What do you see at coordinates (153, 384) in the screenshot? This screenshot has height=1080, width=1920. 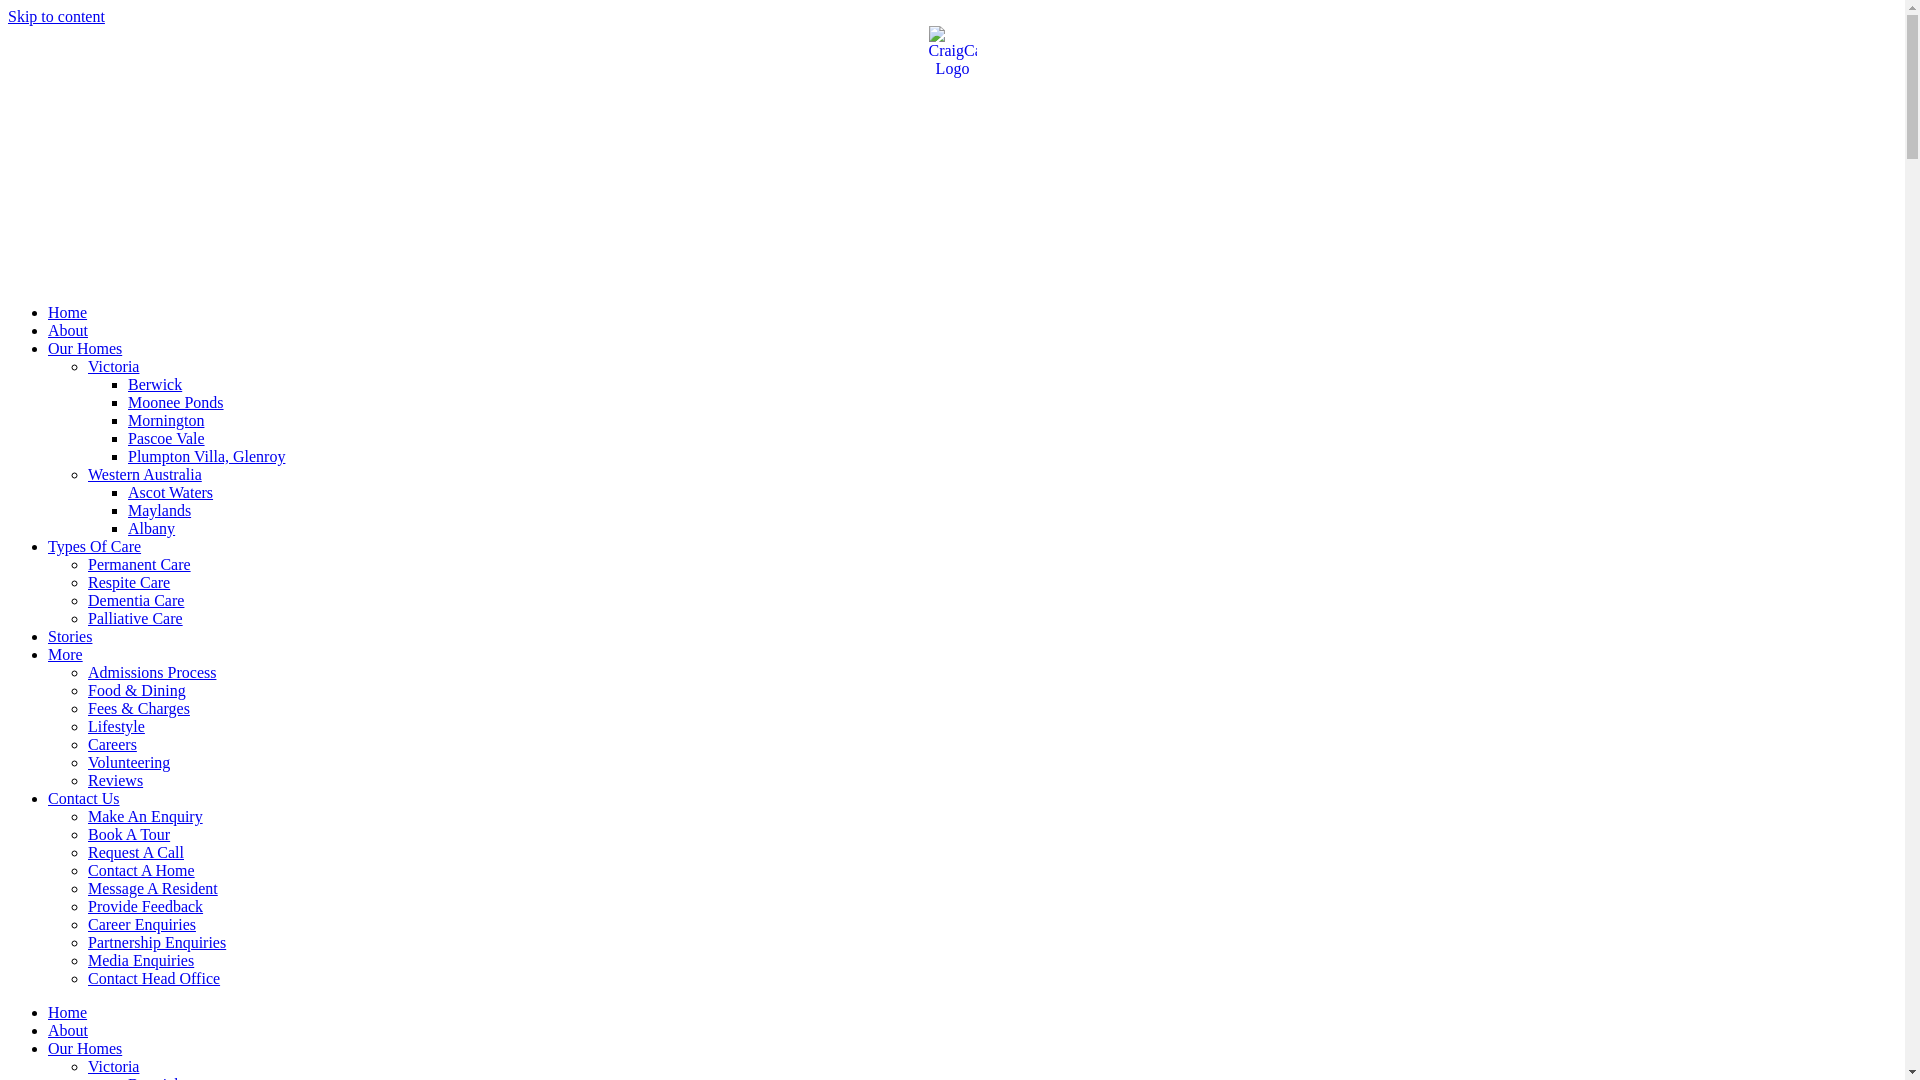 I see `'Berwick'` at bounding box center [153, 384].